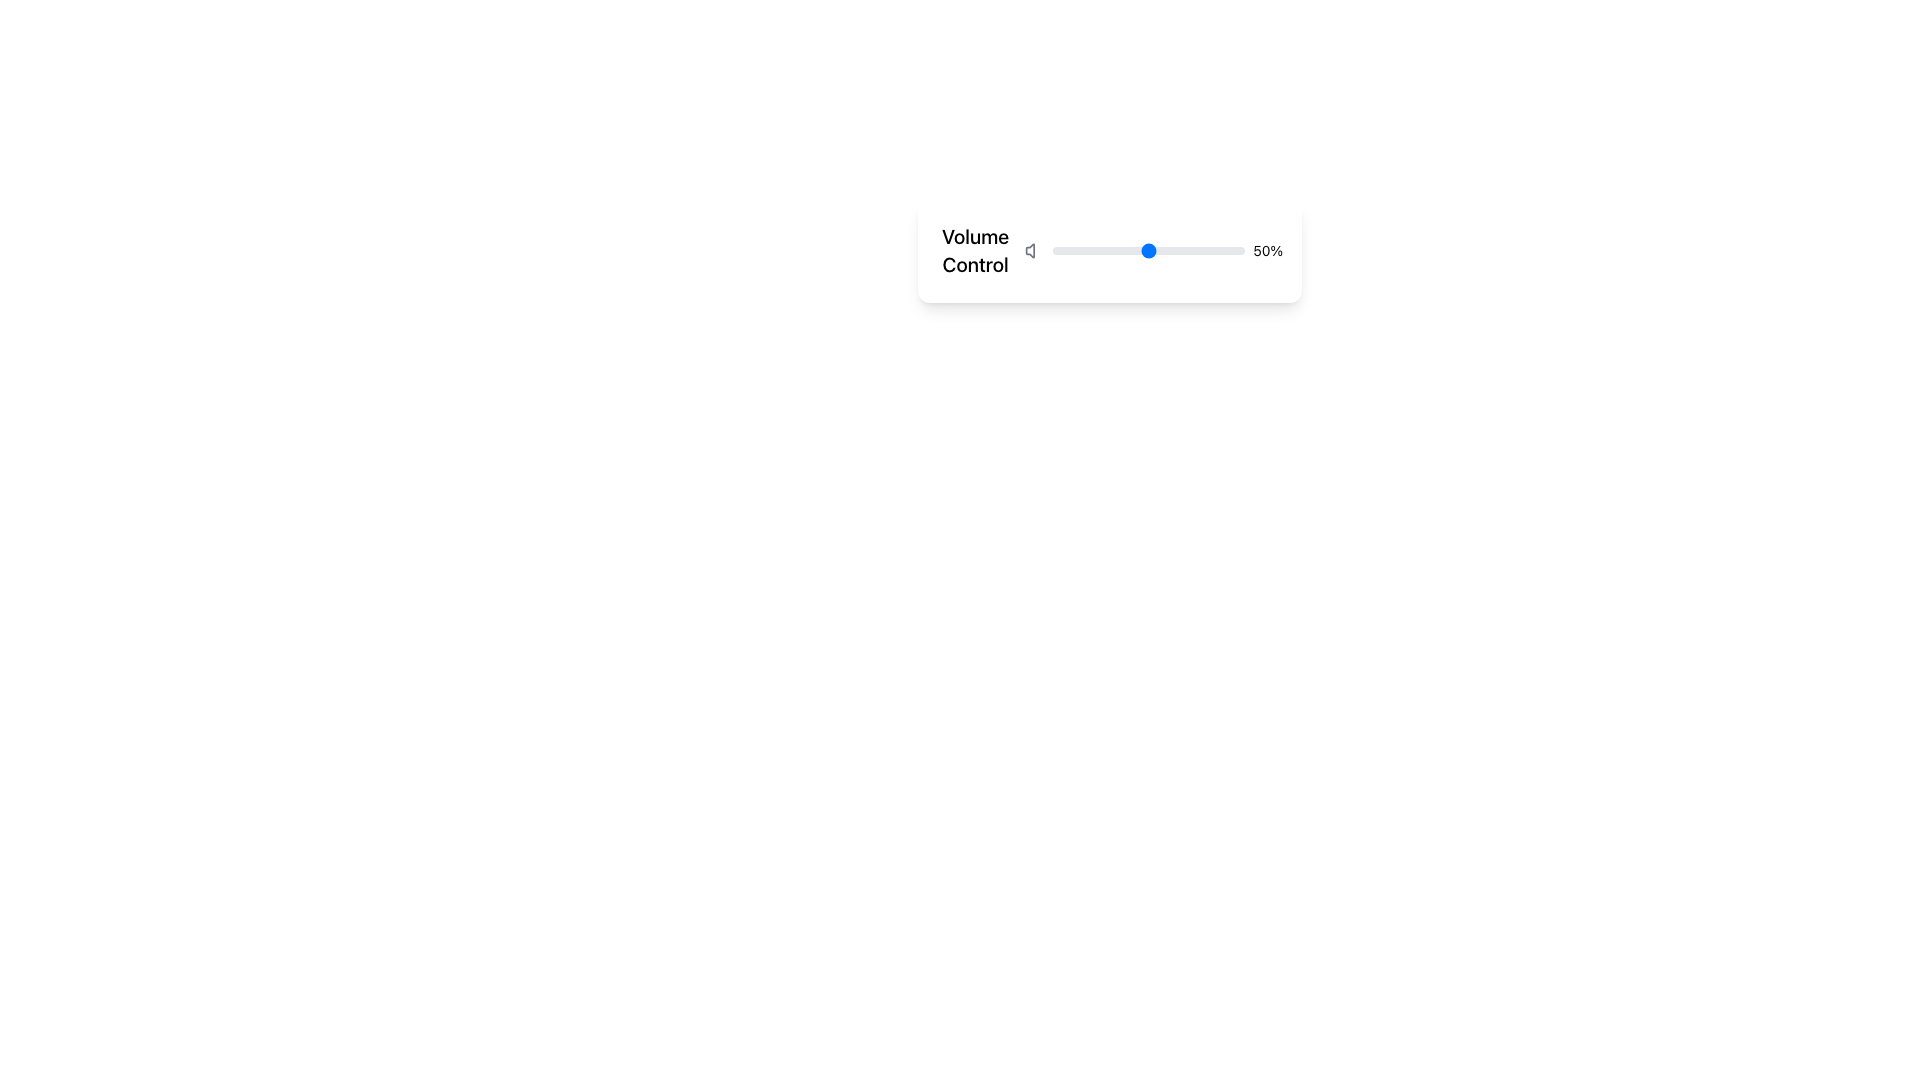 The width and height of the screenshot is (1920, 1080). What do you see at coordinates (1073, 249) in the screenshot?
I see `the slider` at bounding box center [1073, 249].